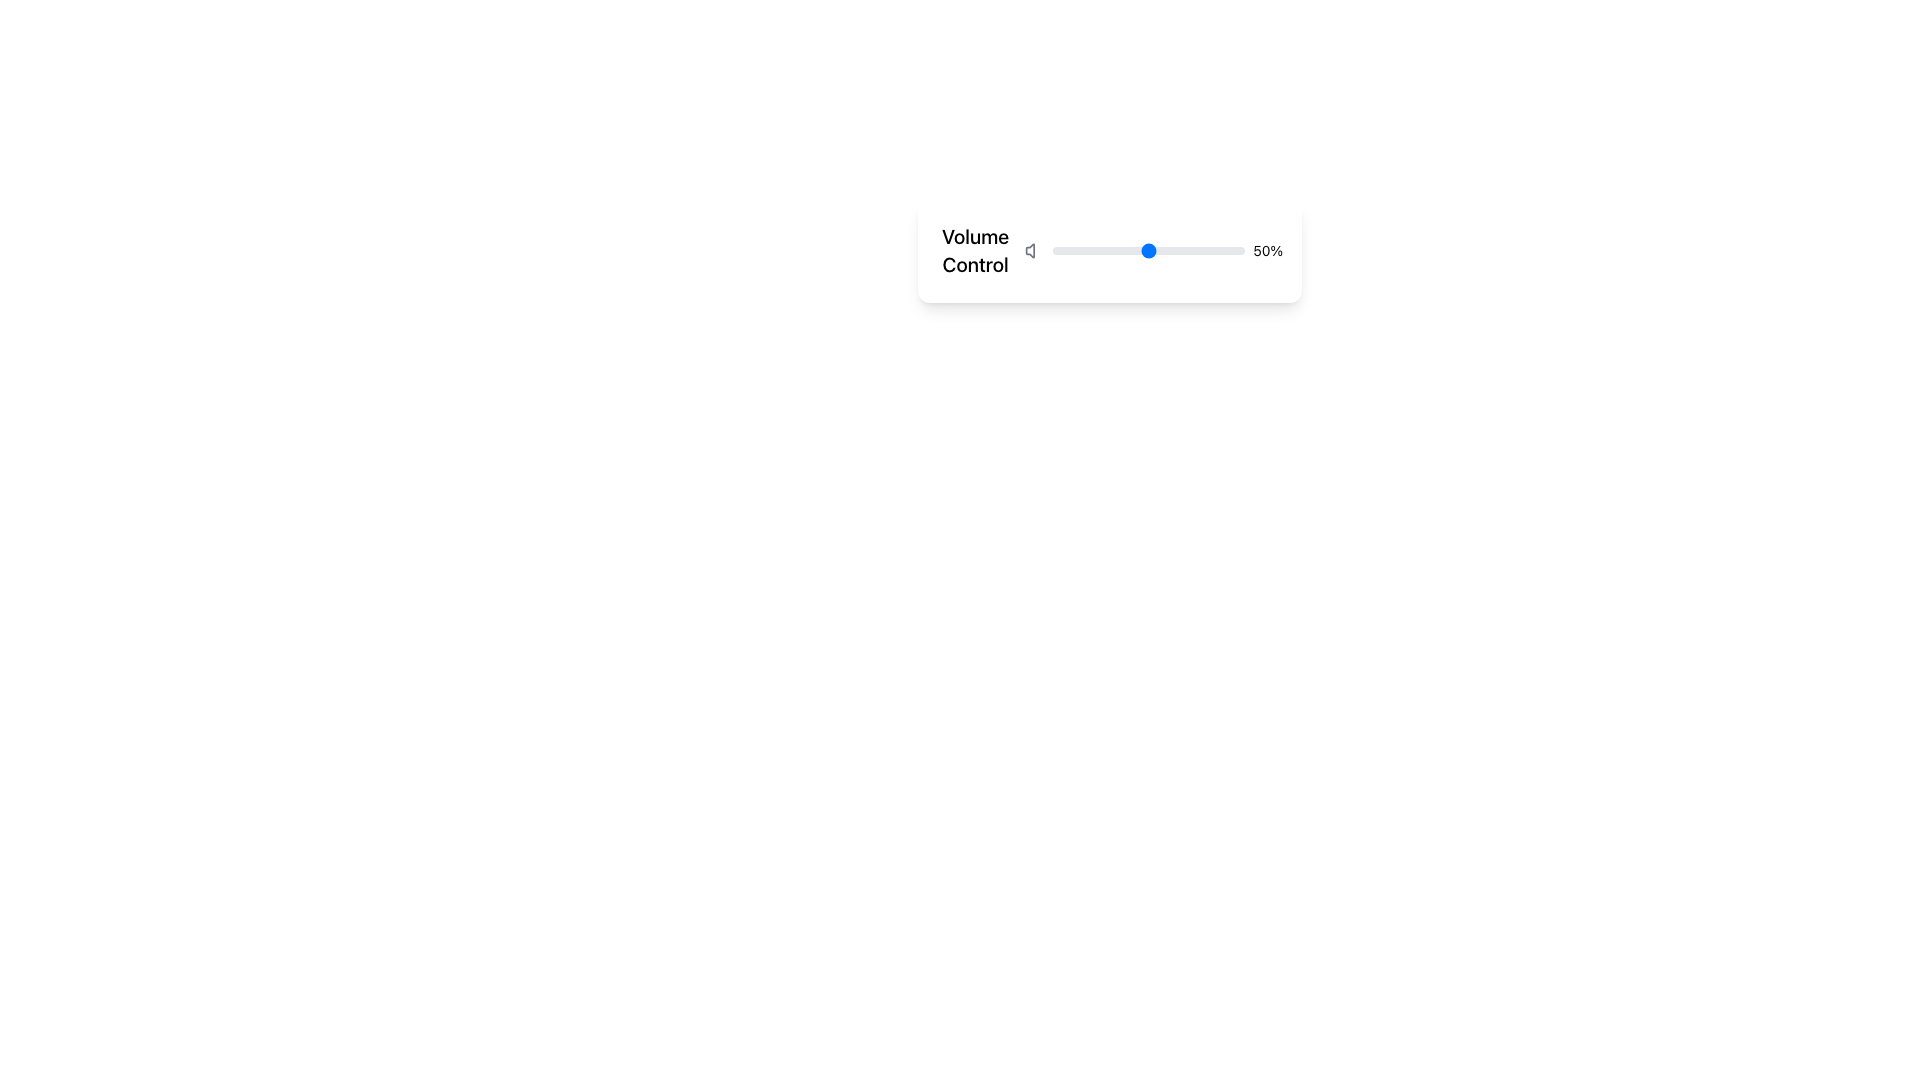 The width and height of the screenshot is (1920, 1080). What do you see at coordinates (1073, 249) in the screenshot?
I see `the slider` at bounding box center [1073, 249].